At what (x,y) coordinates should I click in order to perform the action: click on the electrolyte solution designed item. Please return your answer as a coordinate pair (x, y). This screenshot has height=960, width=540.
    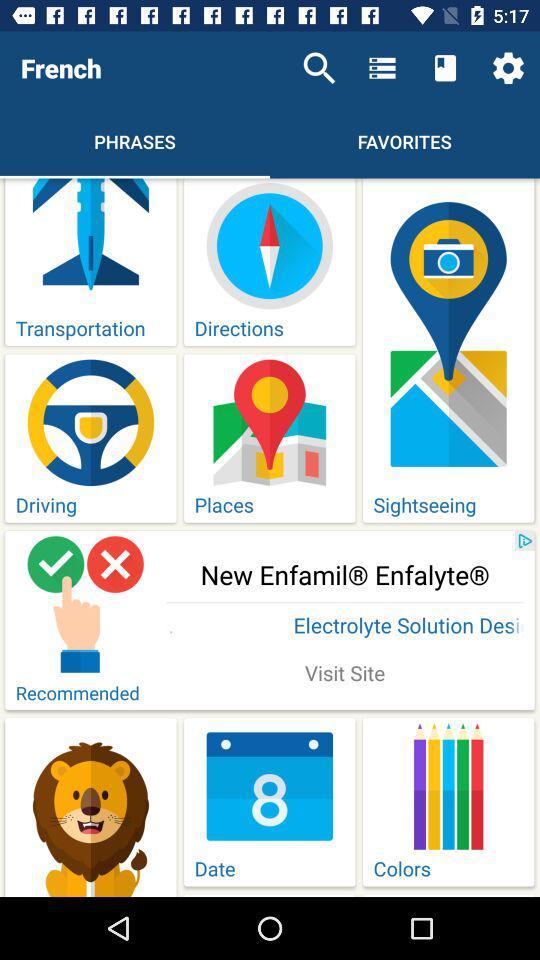
    Looking at the image, I should click on (344, 626).